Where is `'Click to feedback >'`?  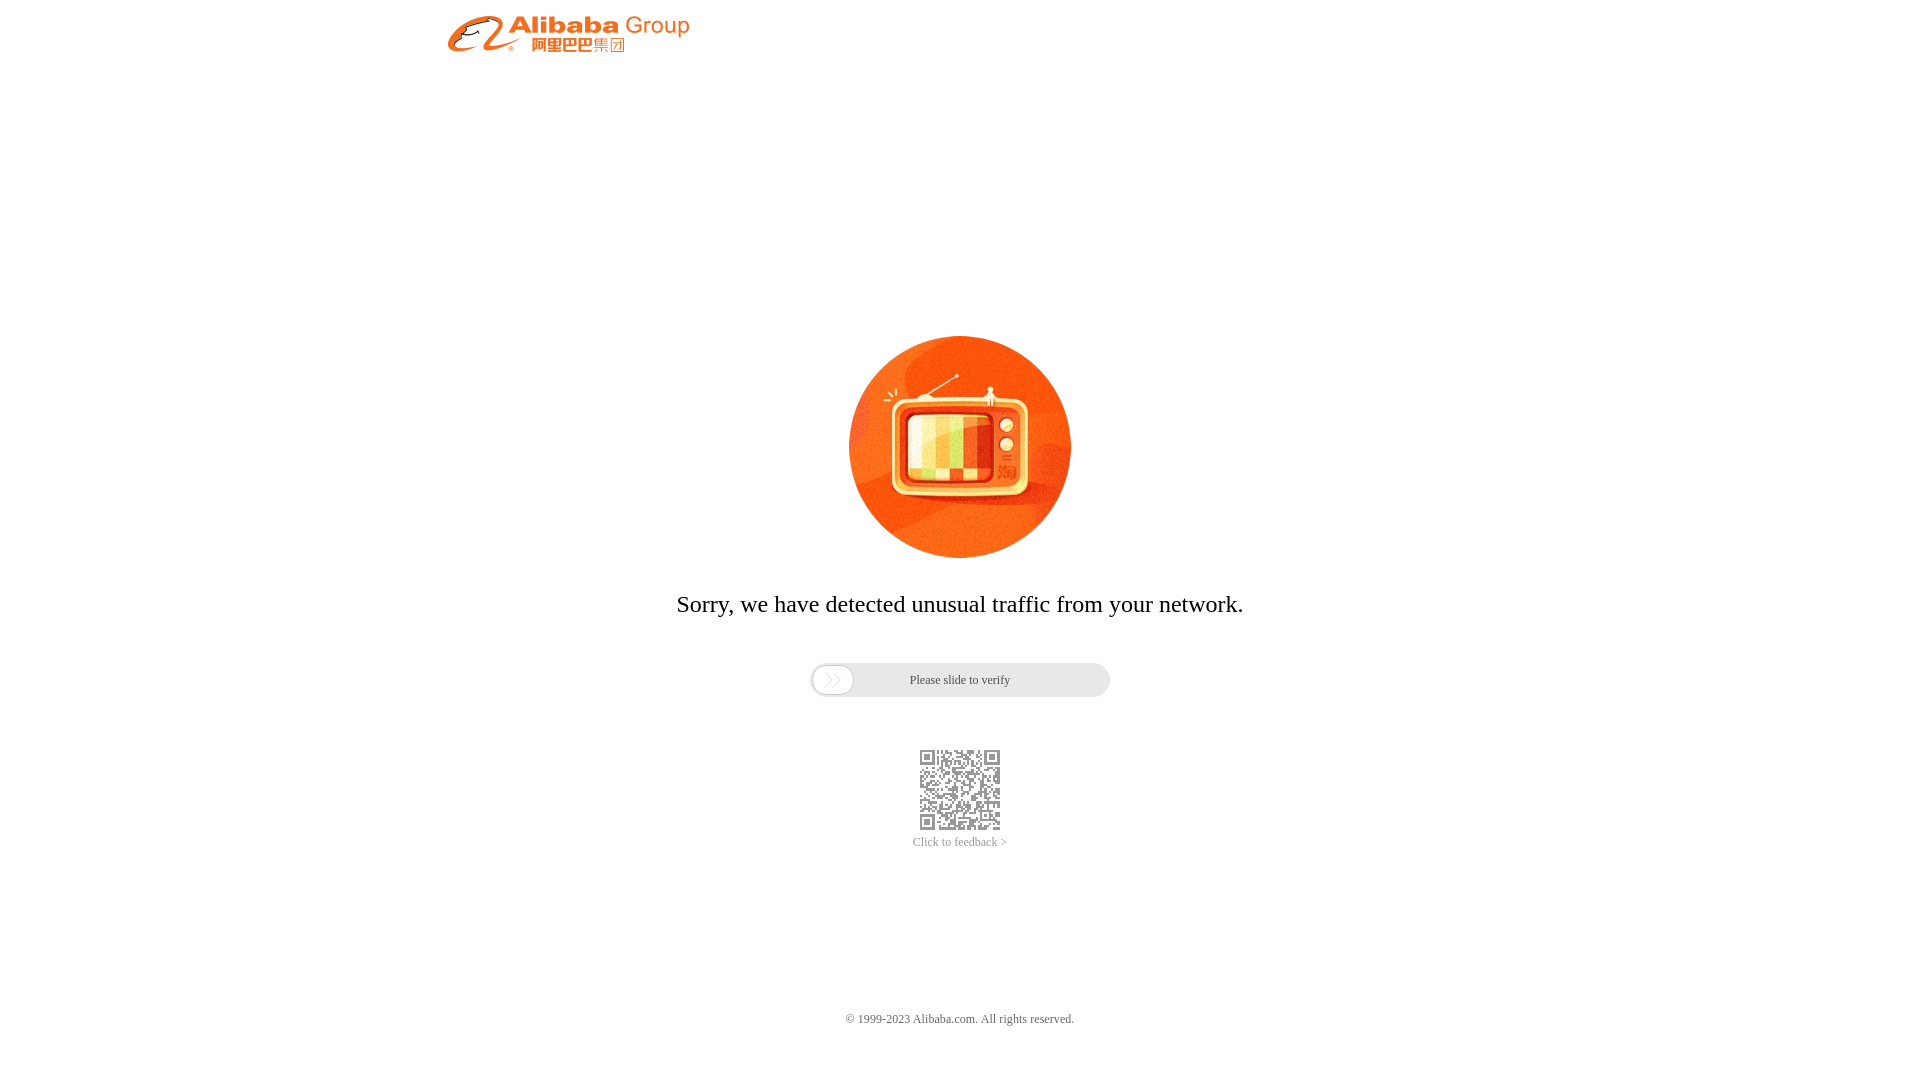 'Click to feedback >' is located at coordinates (960, 842).